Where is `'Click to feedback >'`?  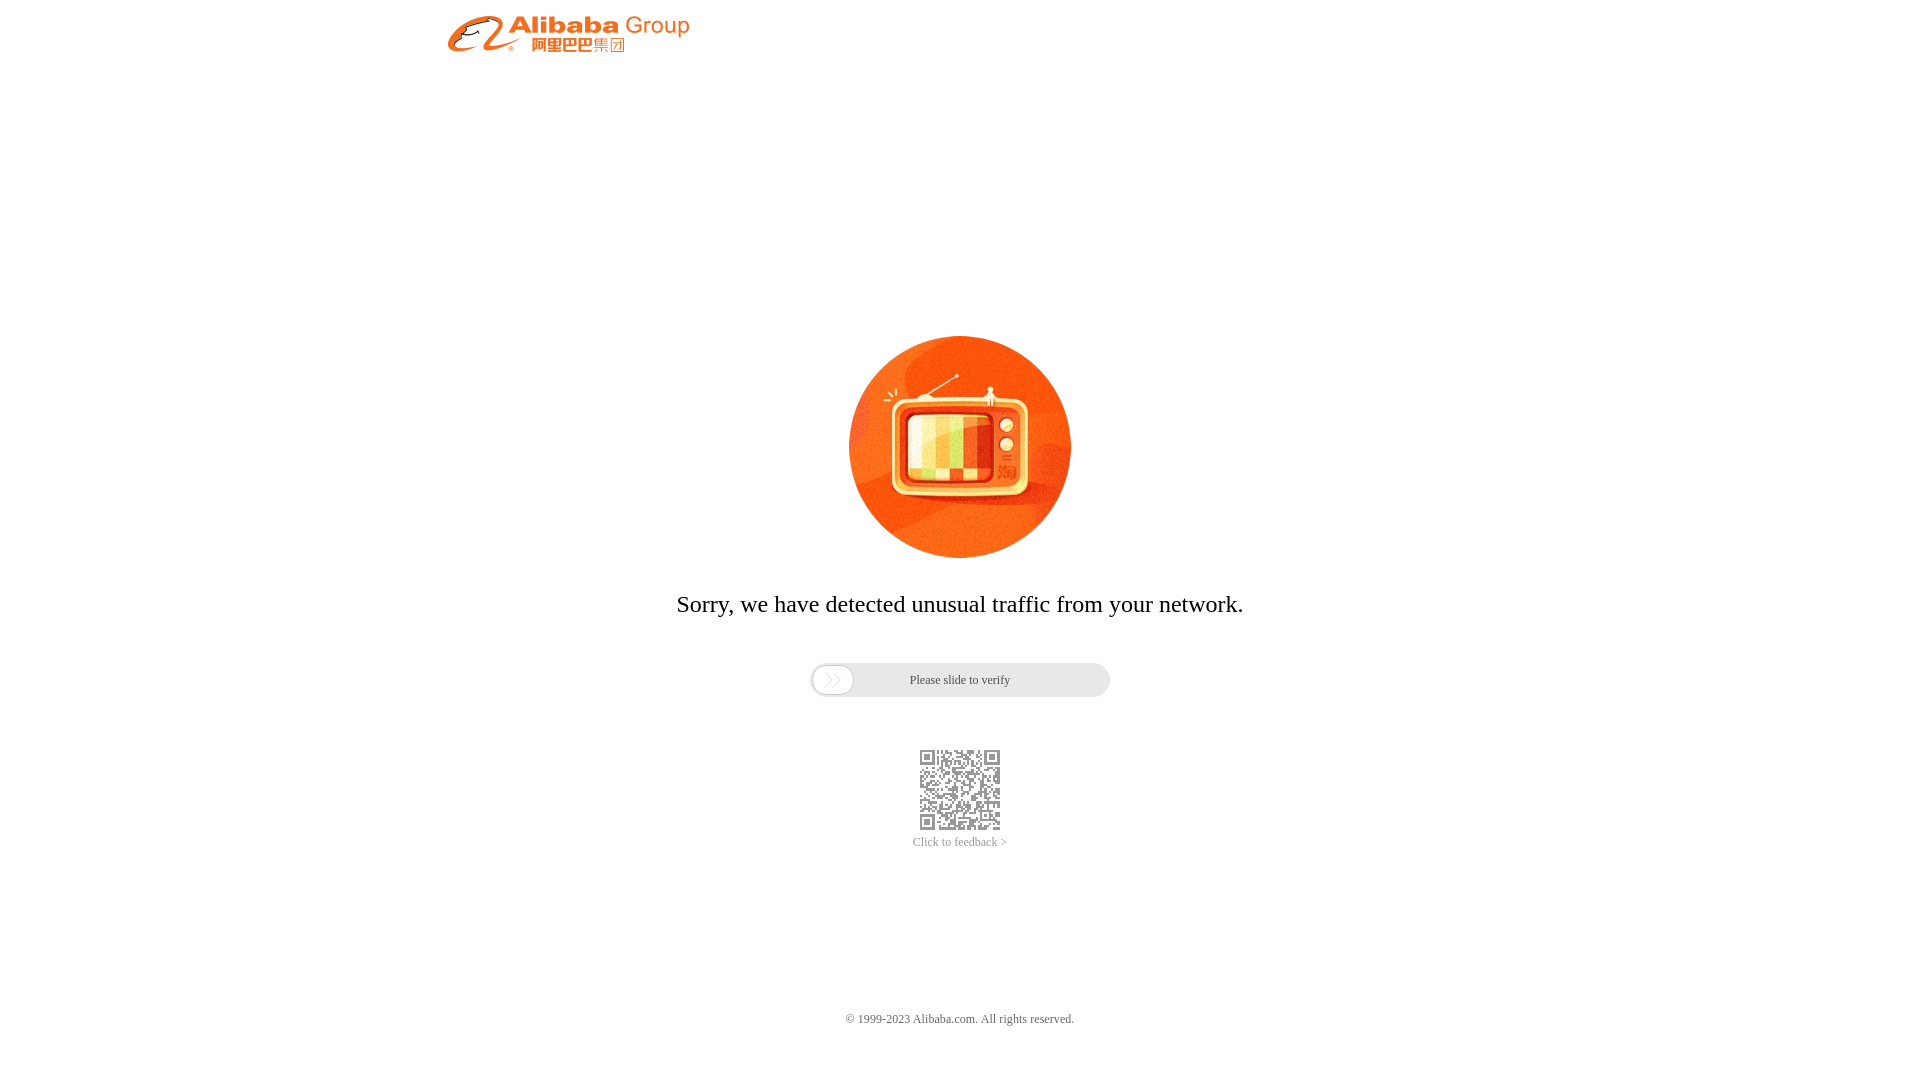 'Click to feedback >' is located at coordinates (960, 842).